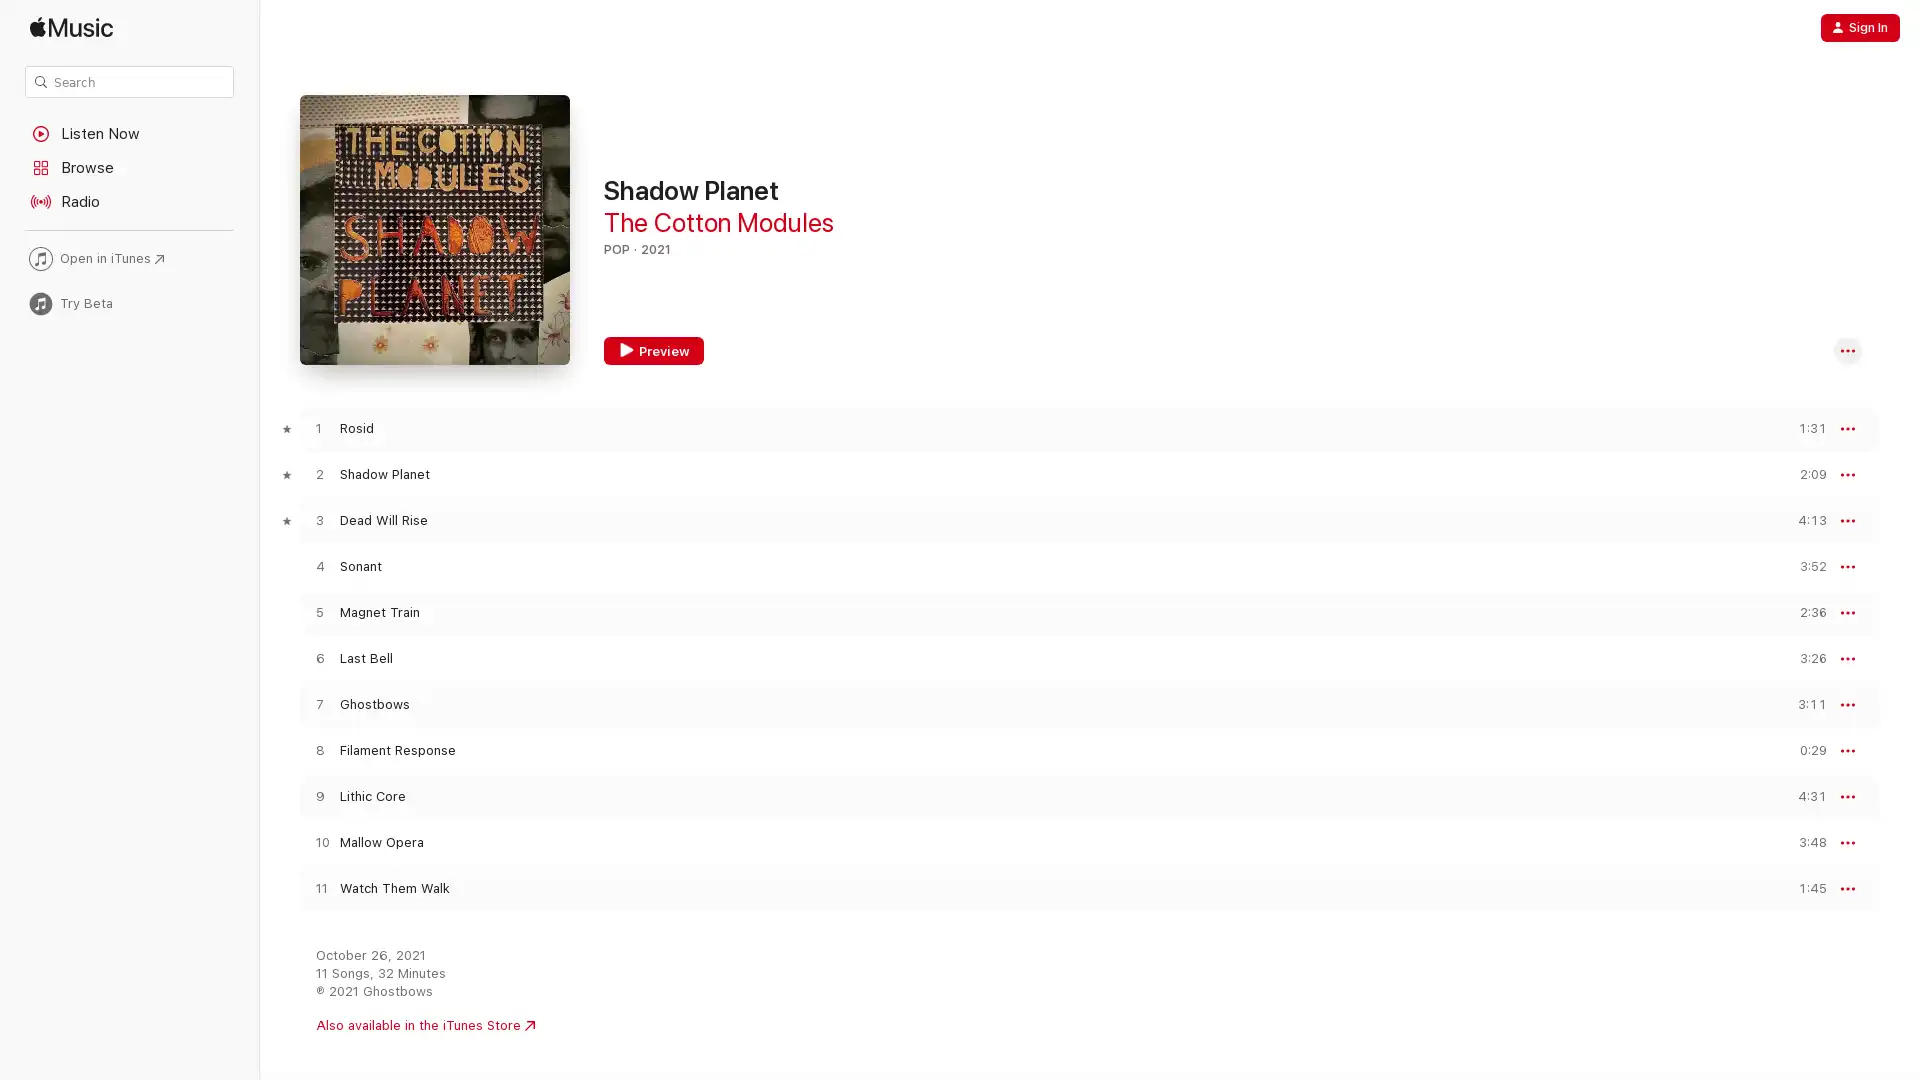  Describe the element at coordinates (1847, 796) in the screenshot. I see `More` at that location.